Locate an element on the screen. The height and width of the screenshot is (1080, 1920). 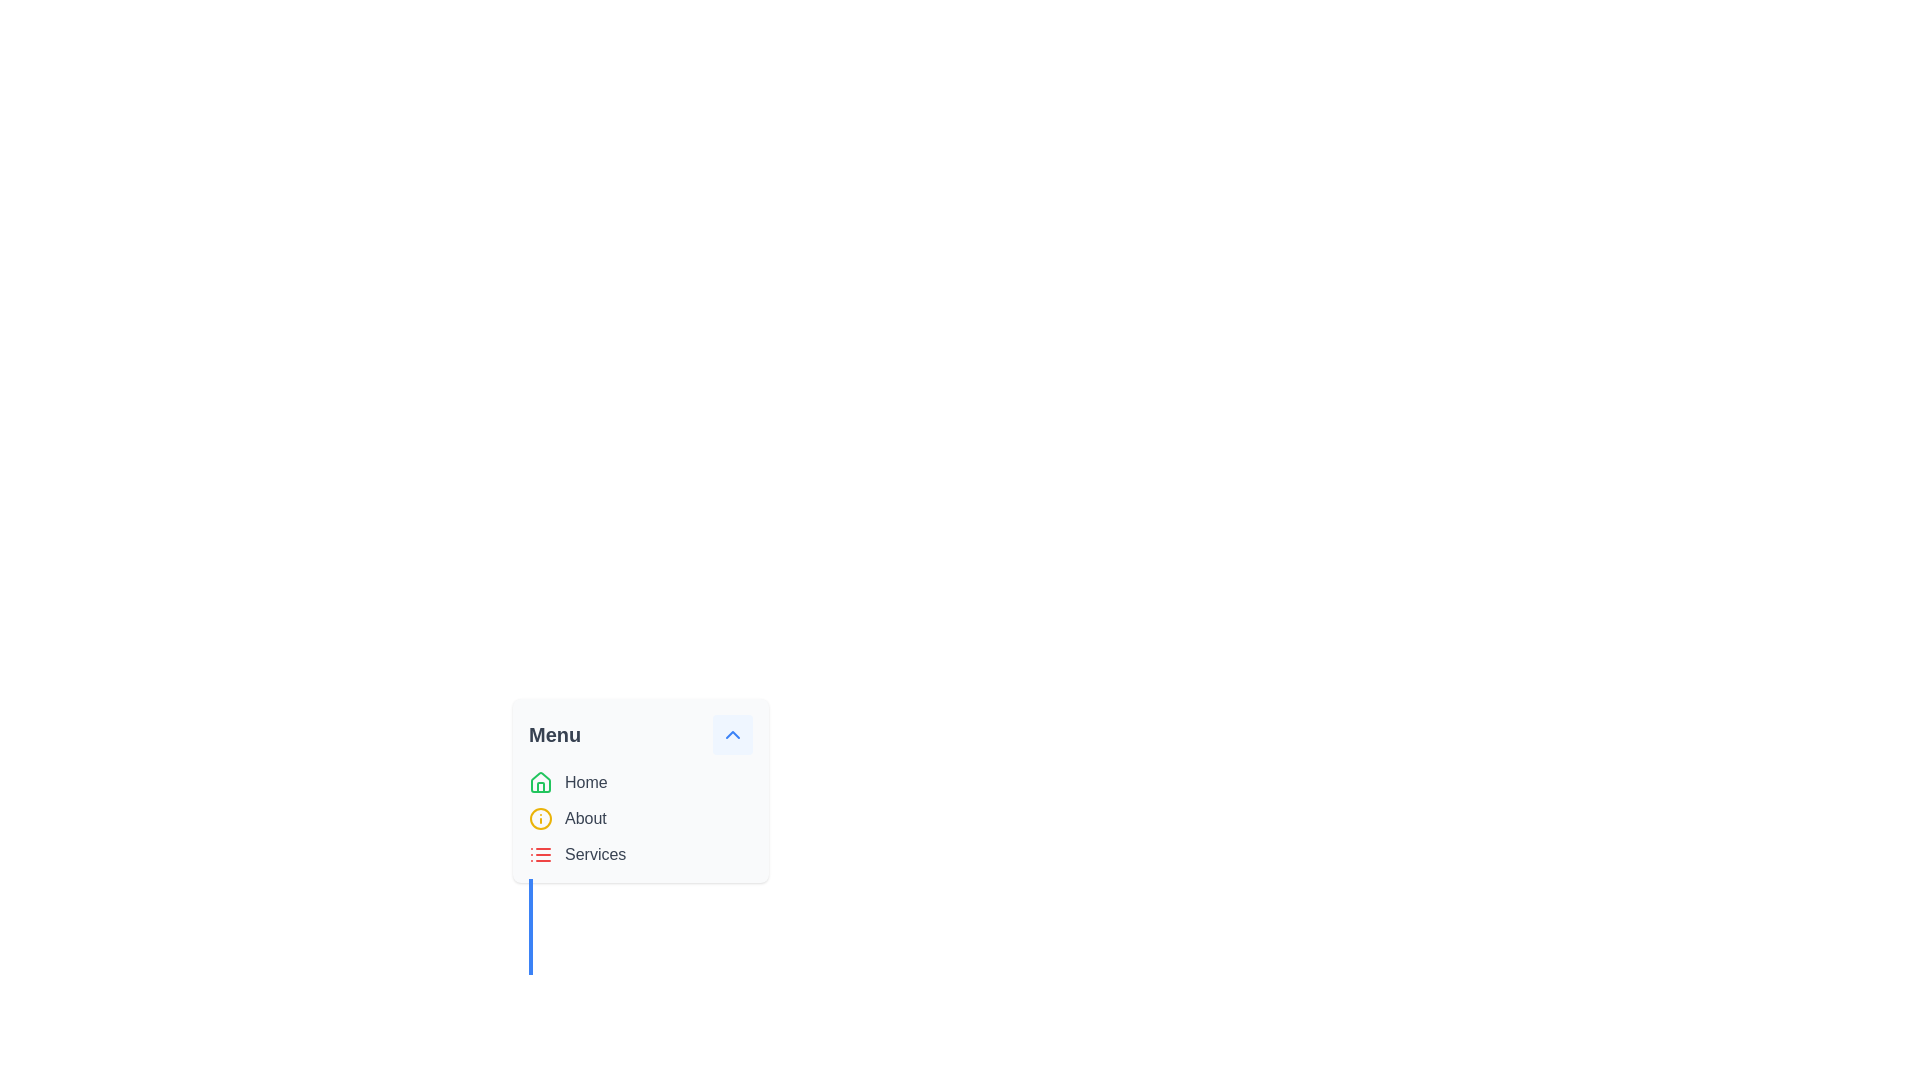
the 'Services' label, which is a gray text label in a standard sans-serif font, positioned as the third item in a vertical list of menu items, aligned to the right of an icon is located at coordinates (594, 855).